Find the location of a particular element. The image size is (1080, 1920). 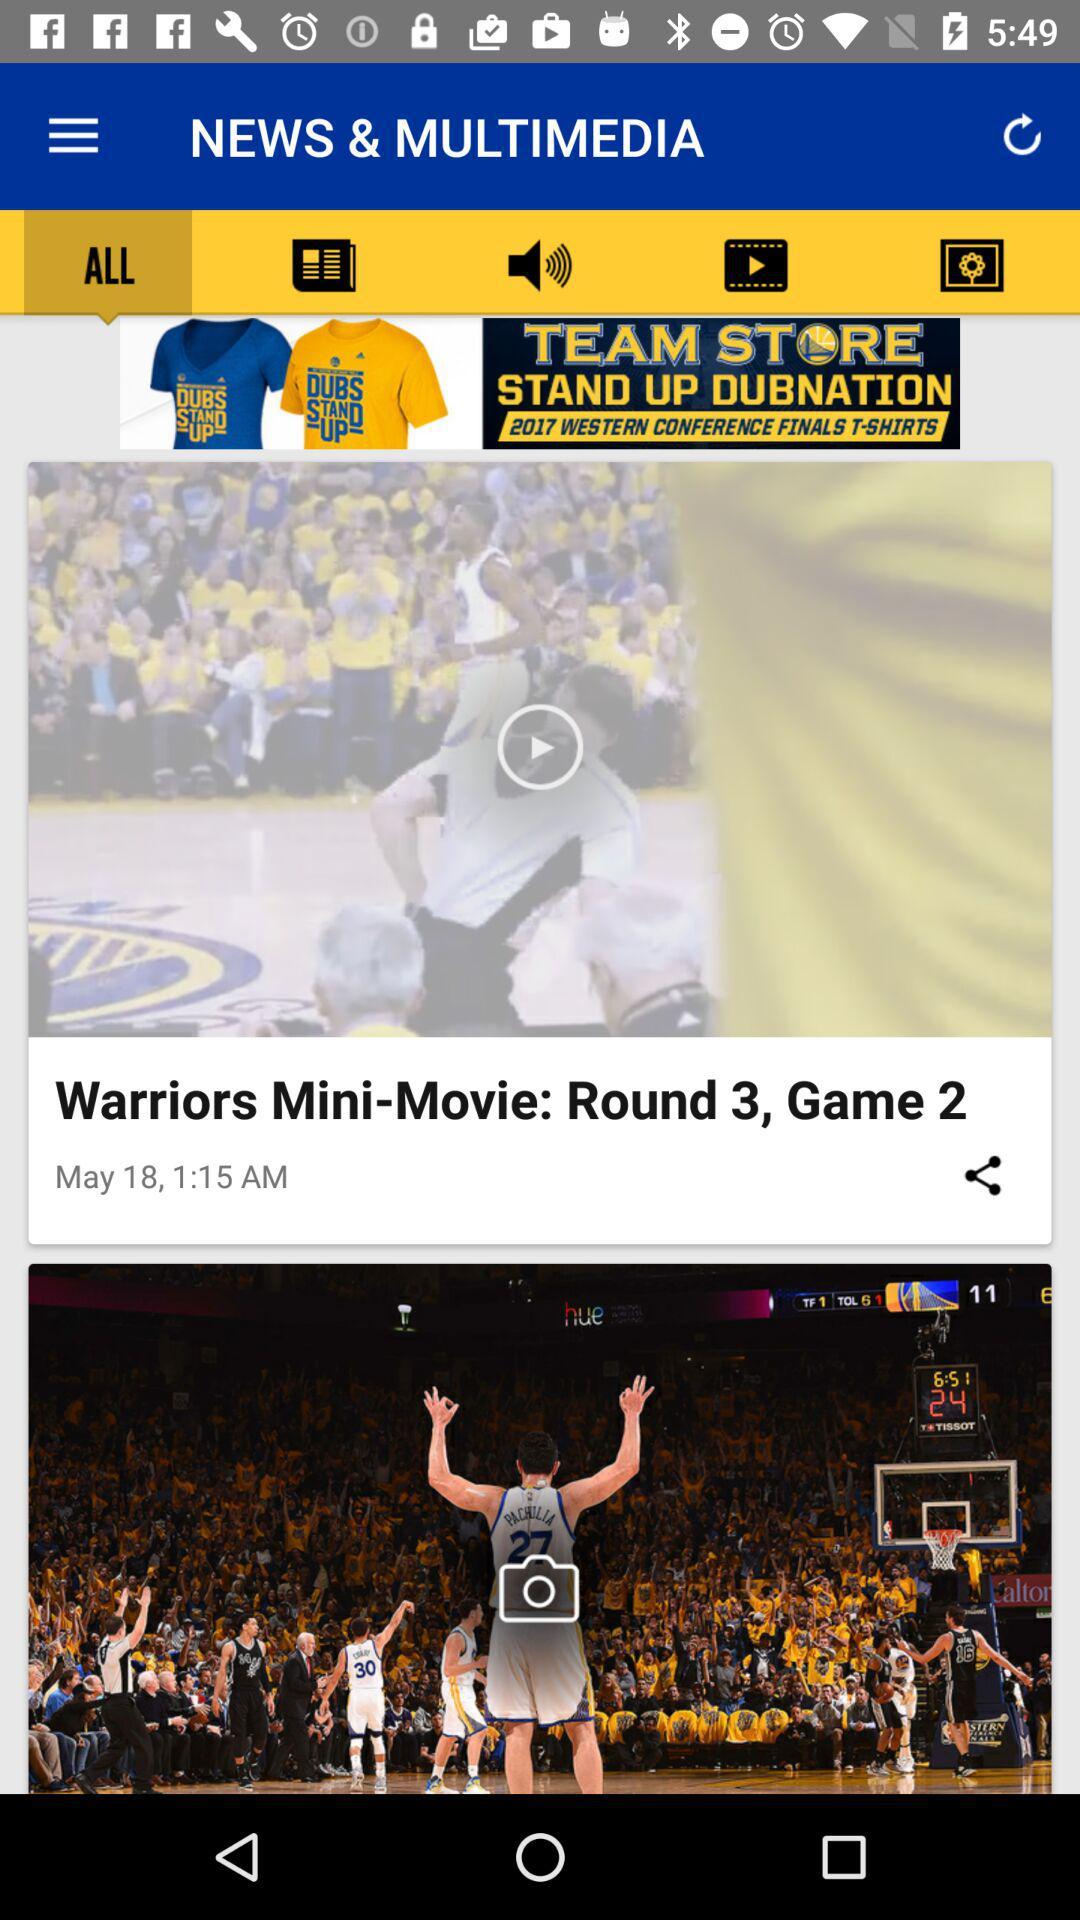

icon to the right of the may 18 1 is located at coordinates (981, 1175).